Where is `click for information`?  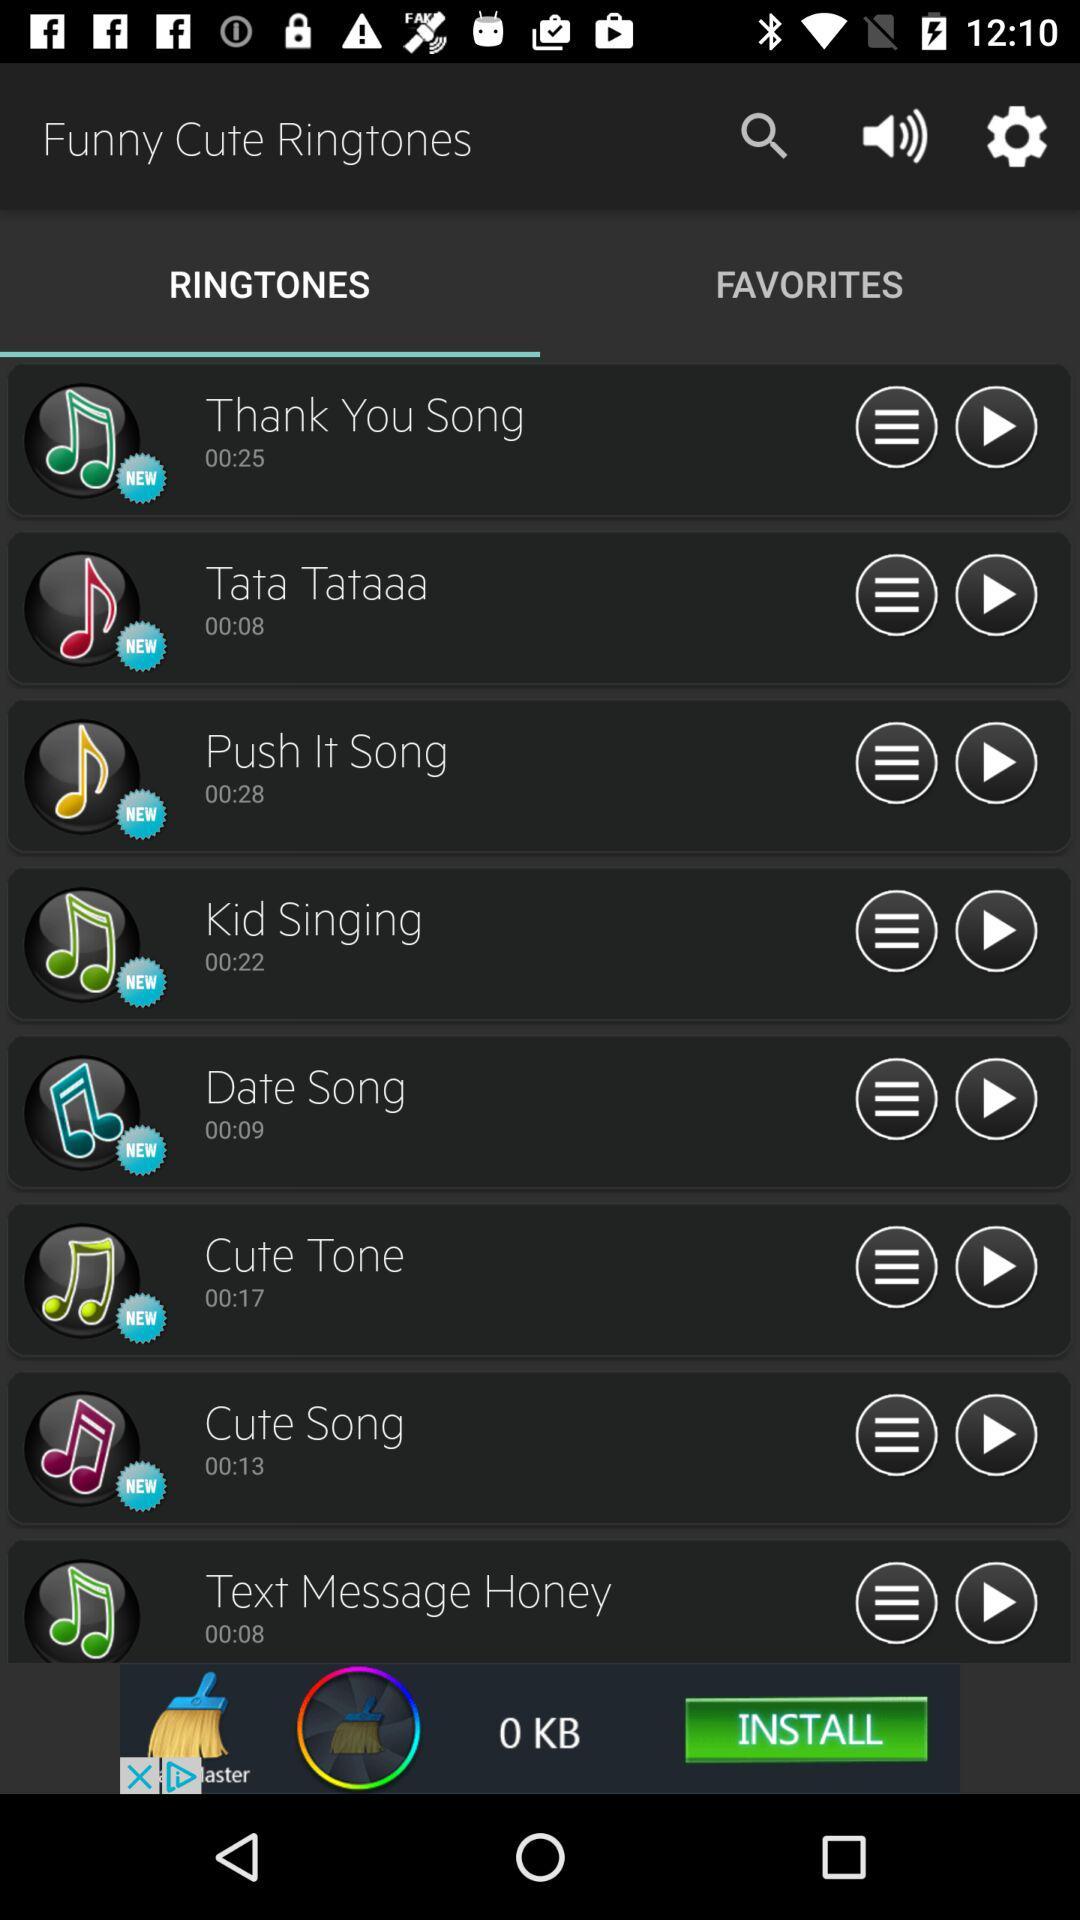 click for information is located at coordinates (895, 931).